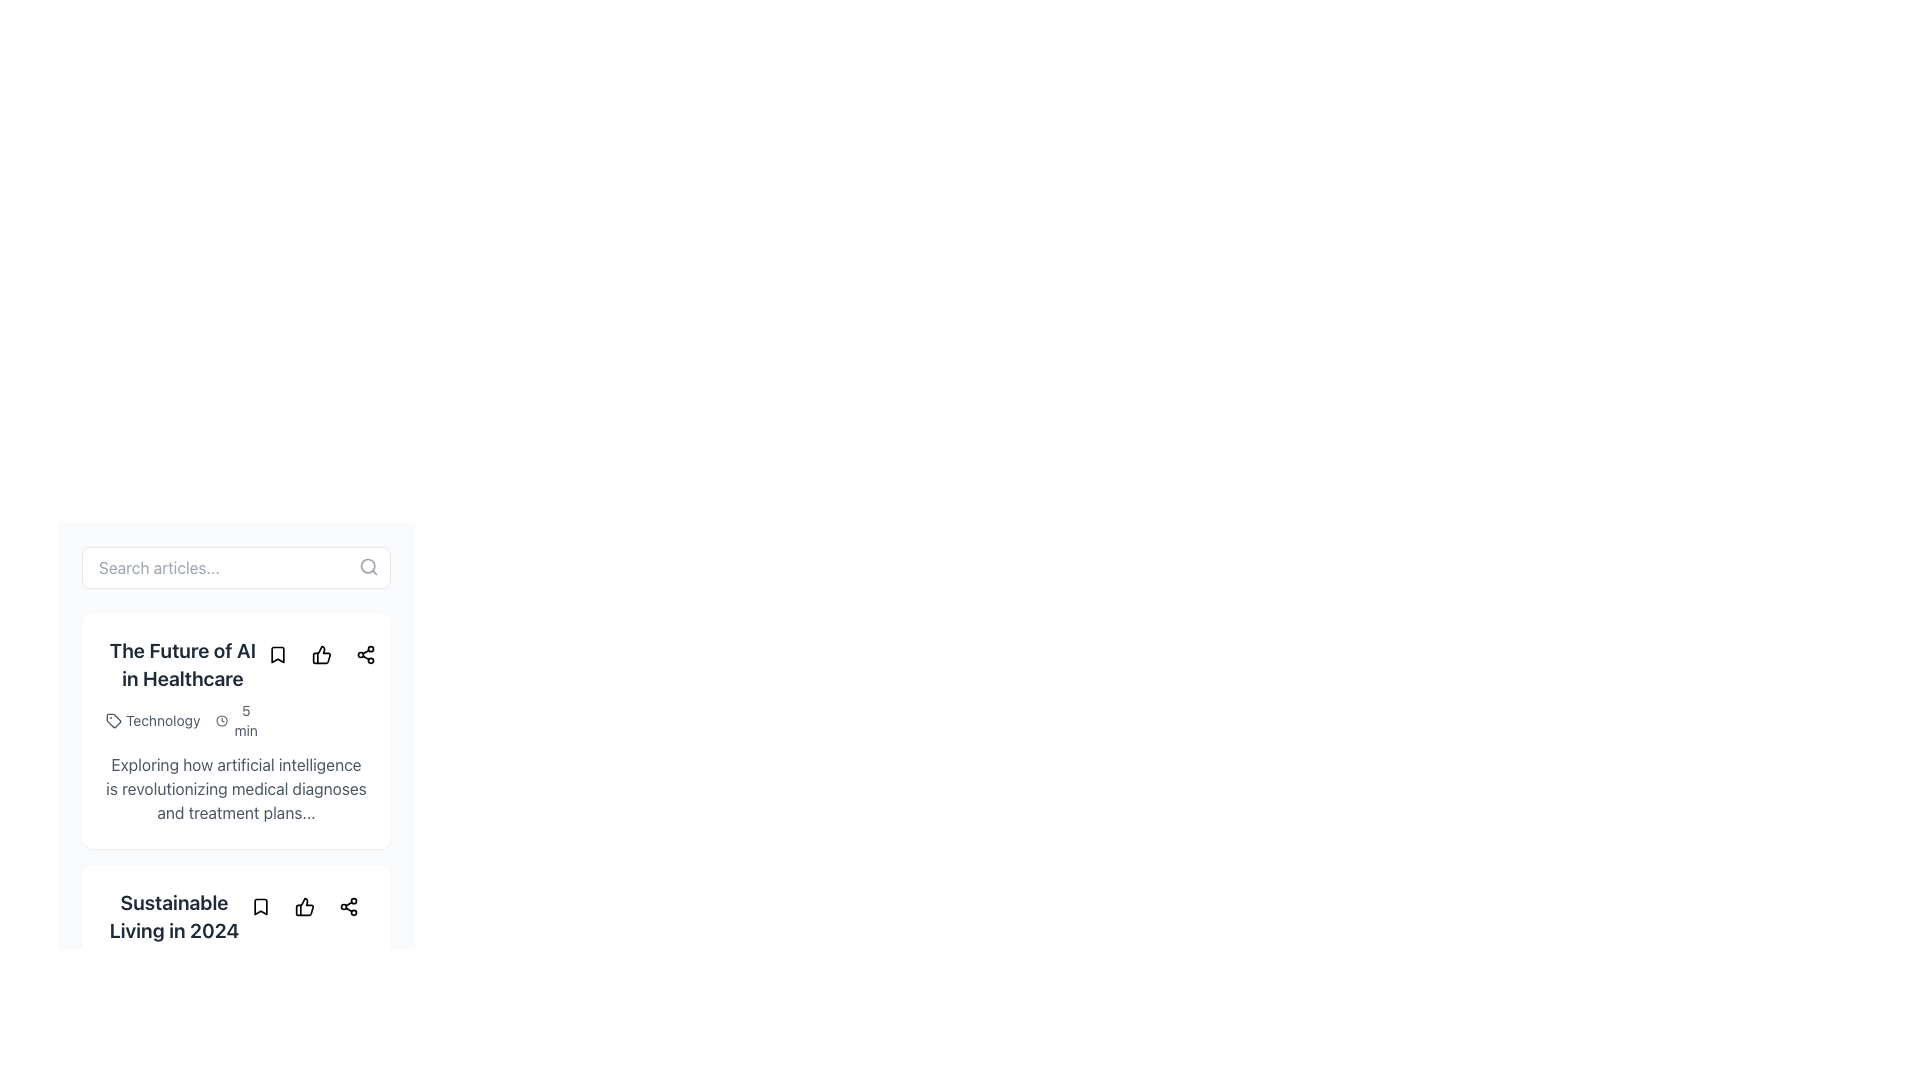  What do you see at coordinates (259, 906) in the screenshot?
I see `the bookmark icon located within the button, positioned to the right of the title text 'Sustainable Living in 2024' and adjacent to the like and share icons` at bounding box center [259, 906].